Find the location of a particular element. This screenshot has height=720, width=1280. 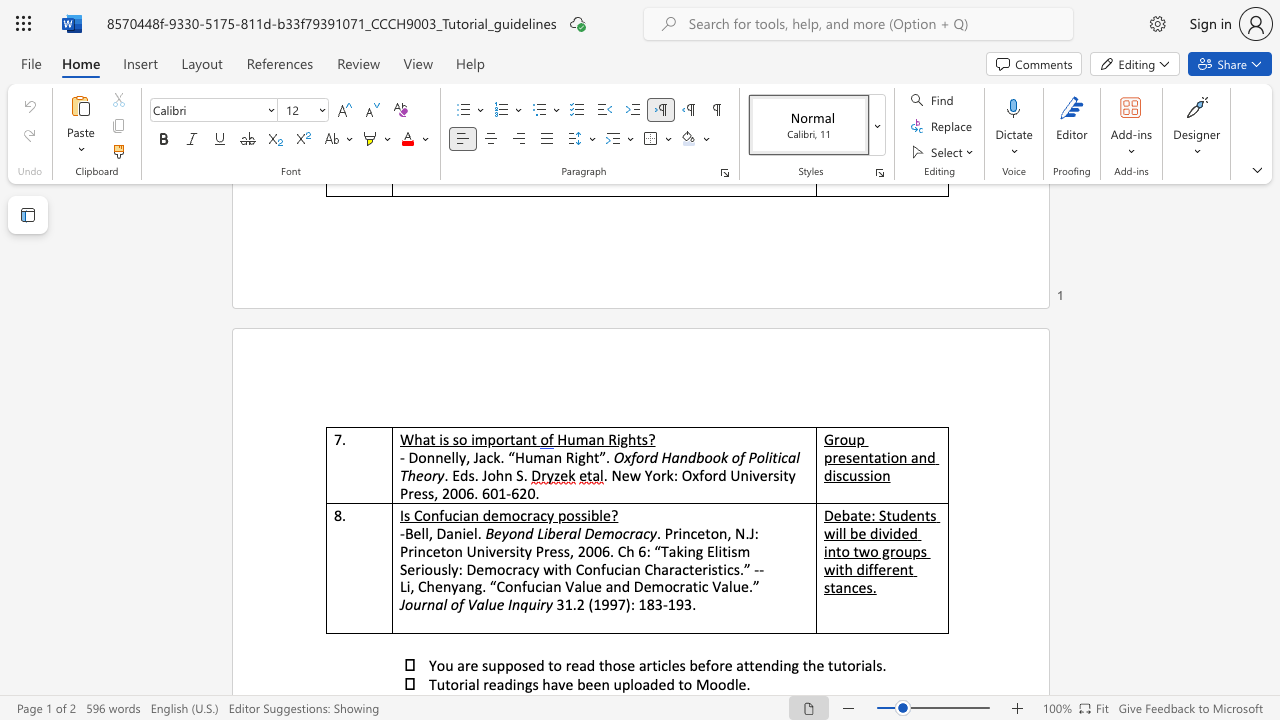

the subset text "ngs have been upl" within the text "Tutorial readings have been uploaded to Moodle." is located at coordinates (516, 683).